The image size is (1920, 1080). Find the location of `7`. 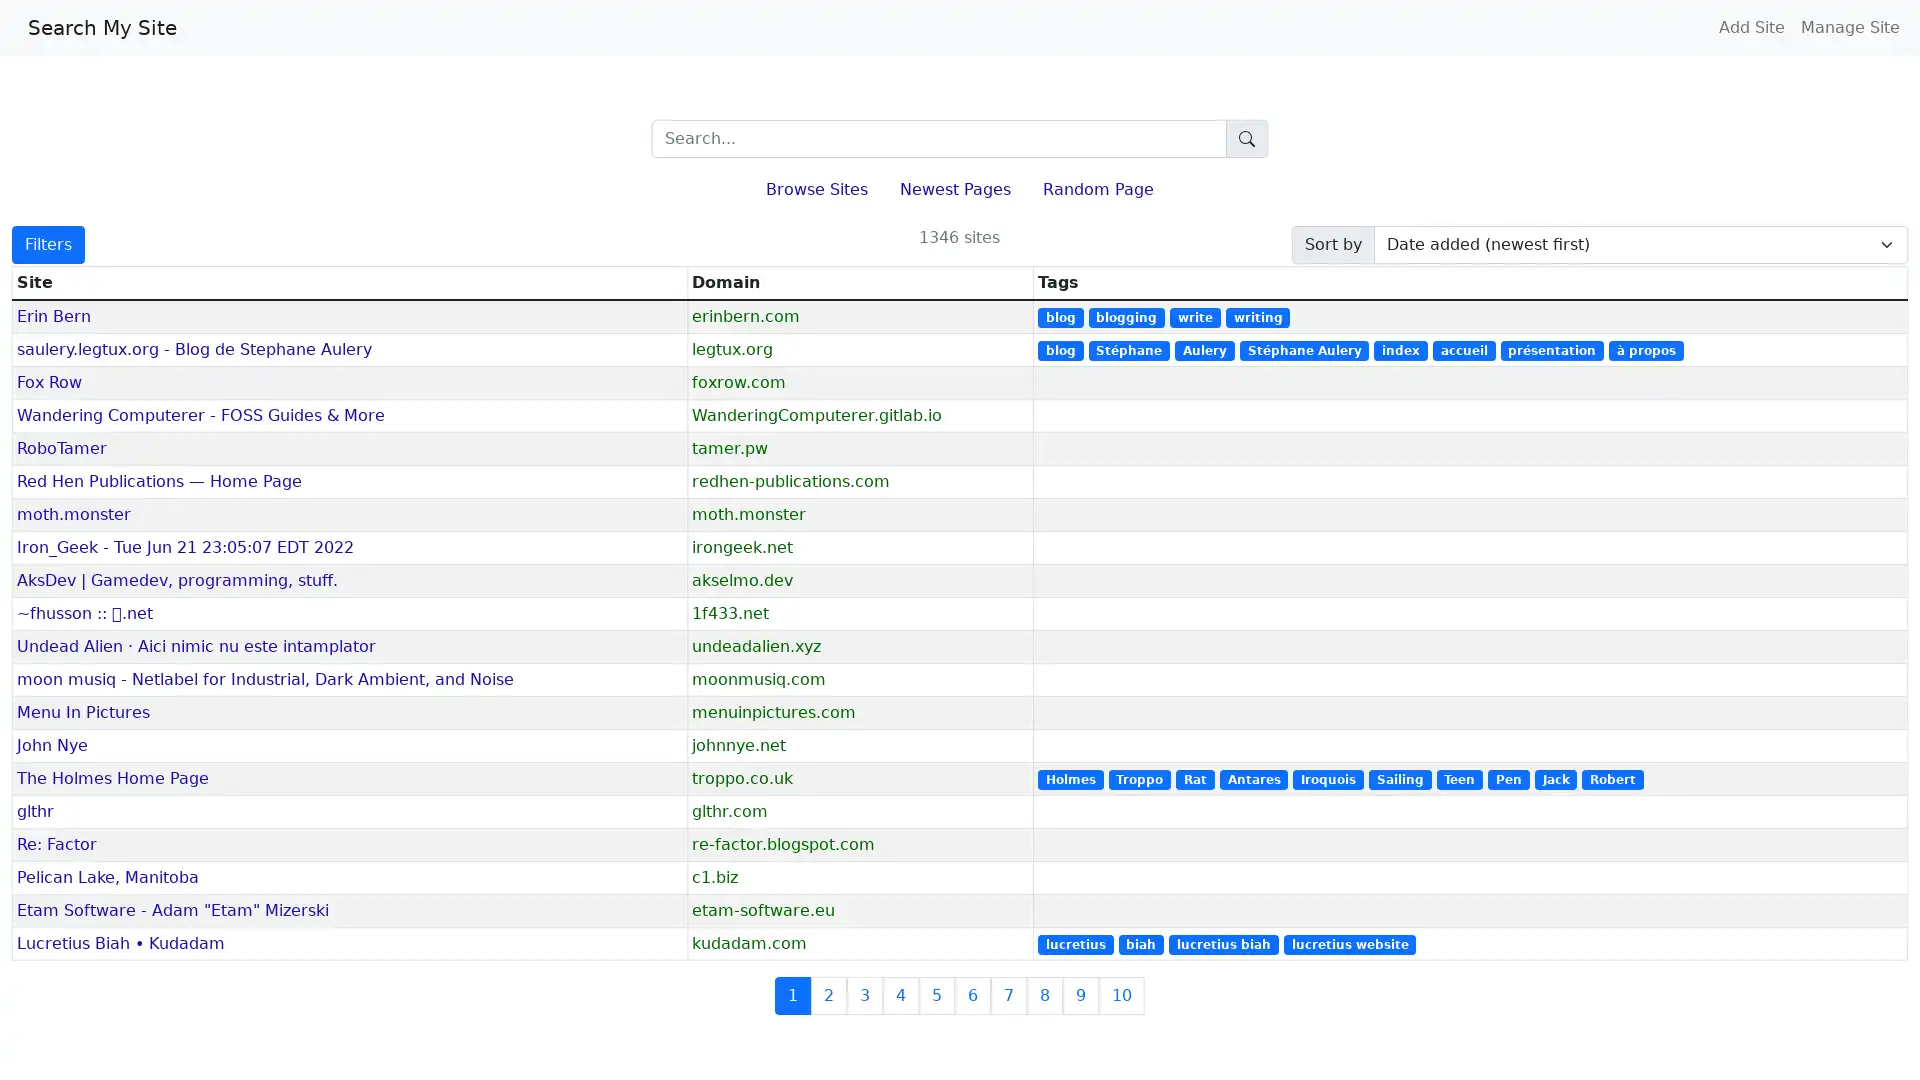

7 is located at coordinates (1008, 995).